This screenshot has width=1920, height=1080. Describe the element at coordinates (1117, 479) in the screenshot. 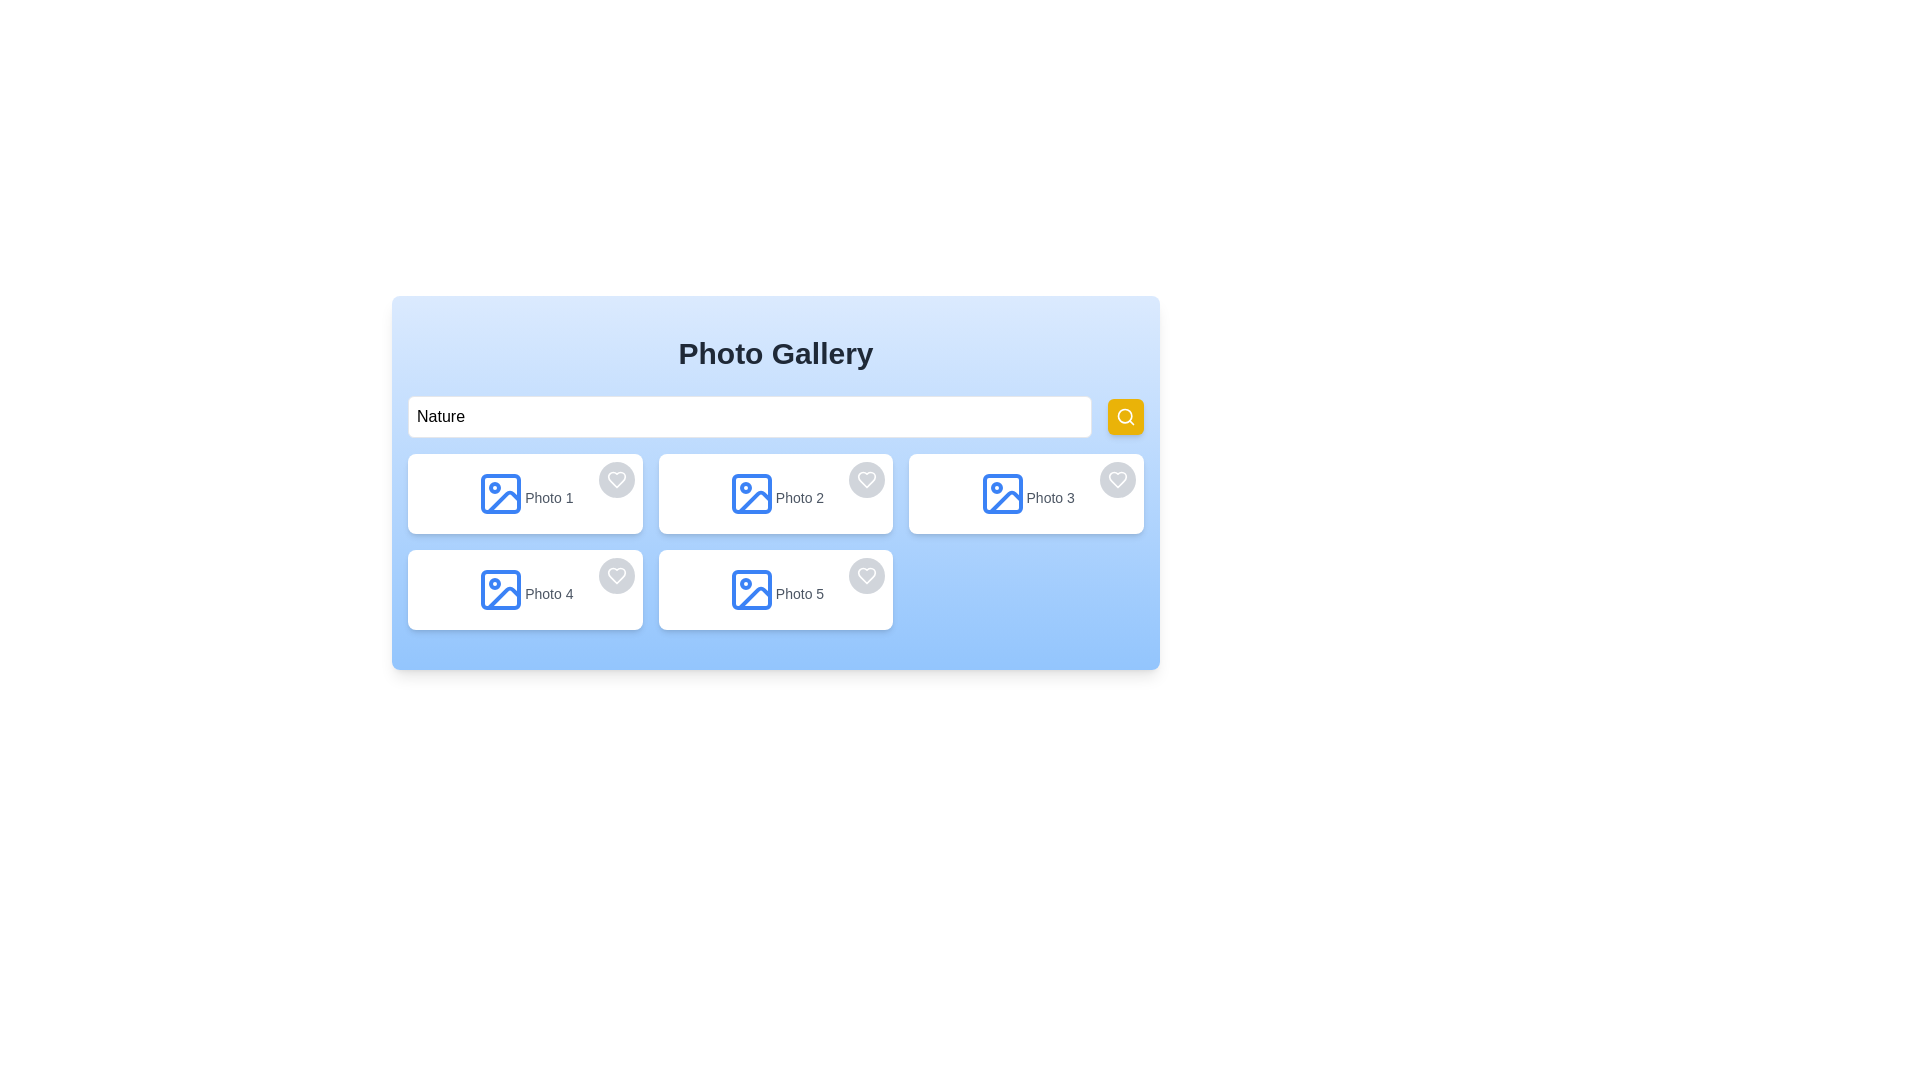

I see `the like button located at the top-right corner of the 'Photo 3' item box to like the associated photo` at that location.